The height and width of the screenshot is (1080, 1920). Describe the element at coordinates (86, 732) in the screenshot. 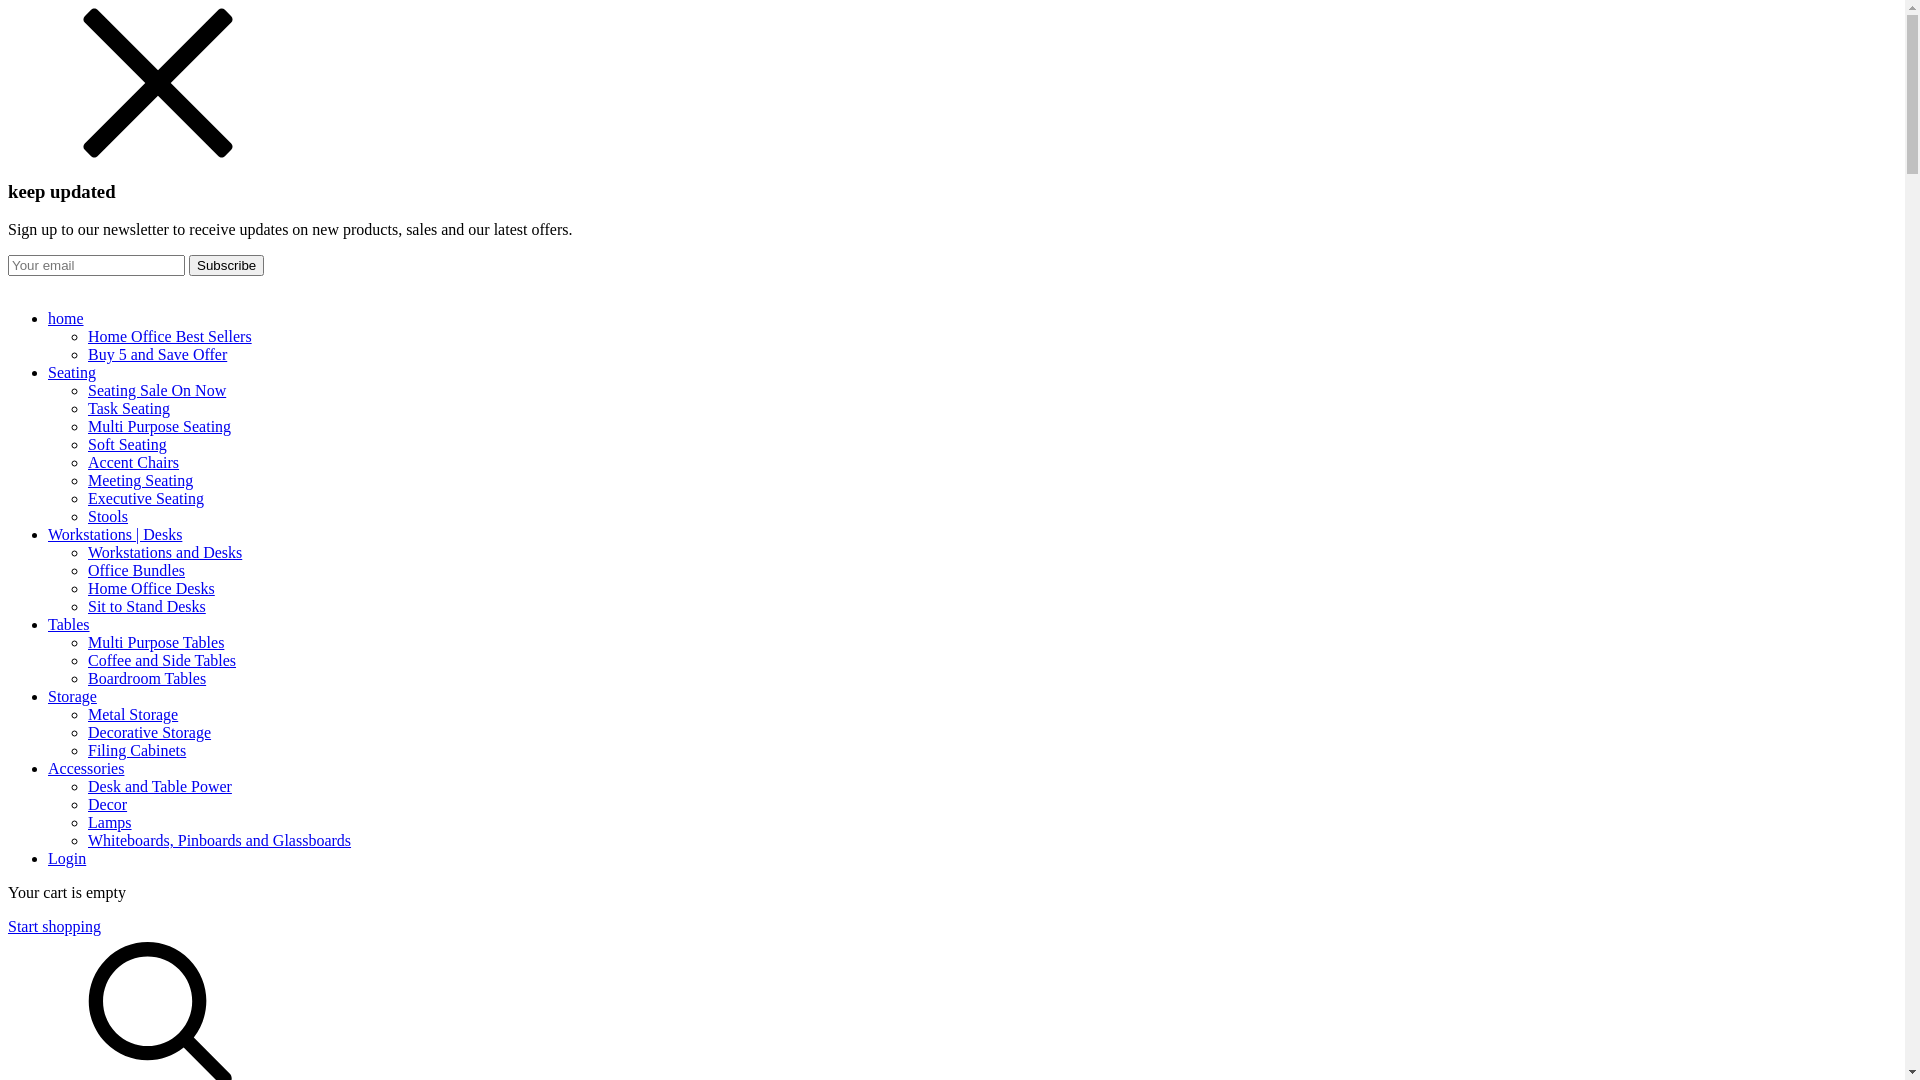

I see `'Decorative Storage'` at that location.